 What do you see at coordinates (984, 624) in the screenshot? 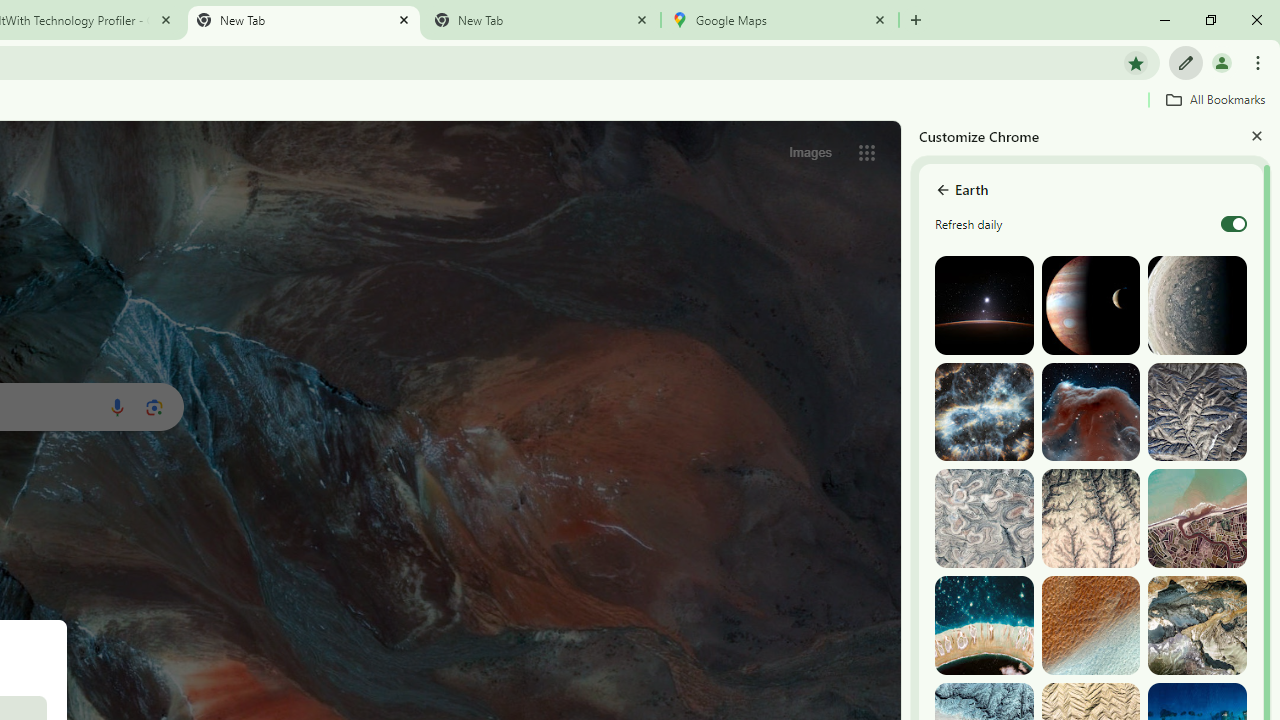
I see `'The Tuamotu and Gambier Islands, French Polynesia'` at bounding box center [984, 624].